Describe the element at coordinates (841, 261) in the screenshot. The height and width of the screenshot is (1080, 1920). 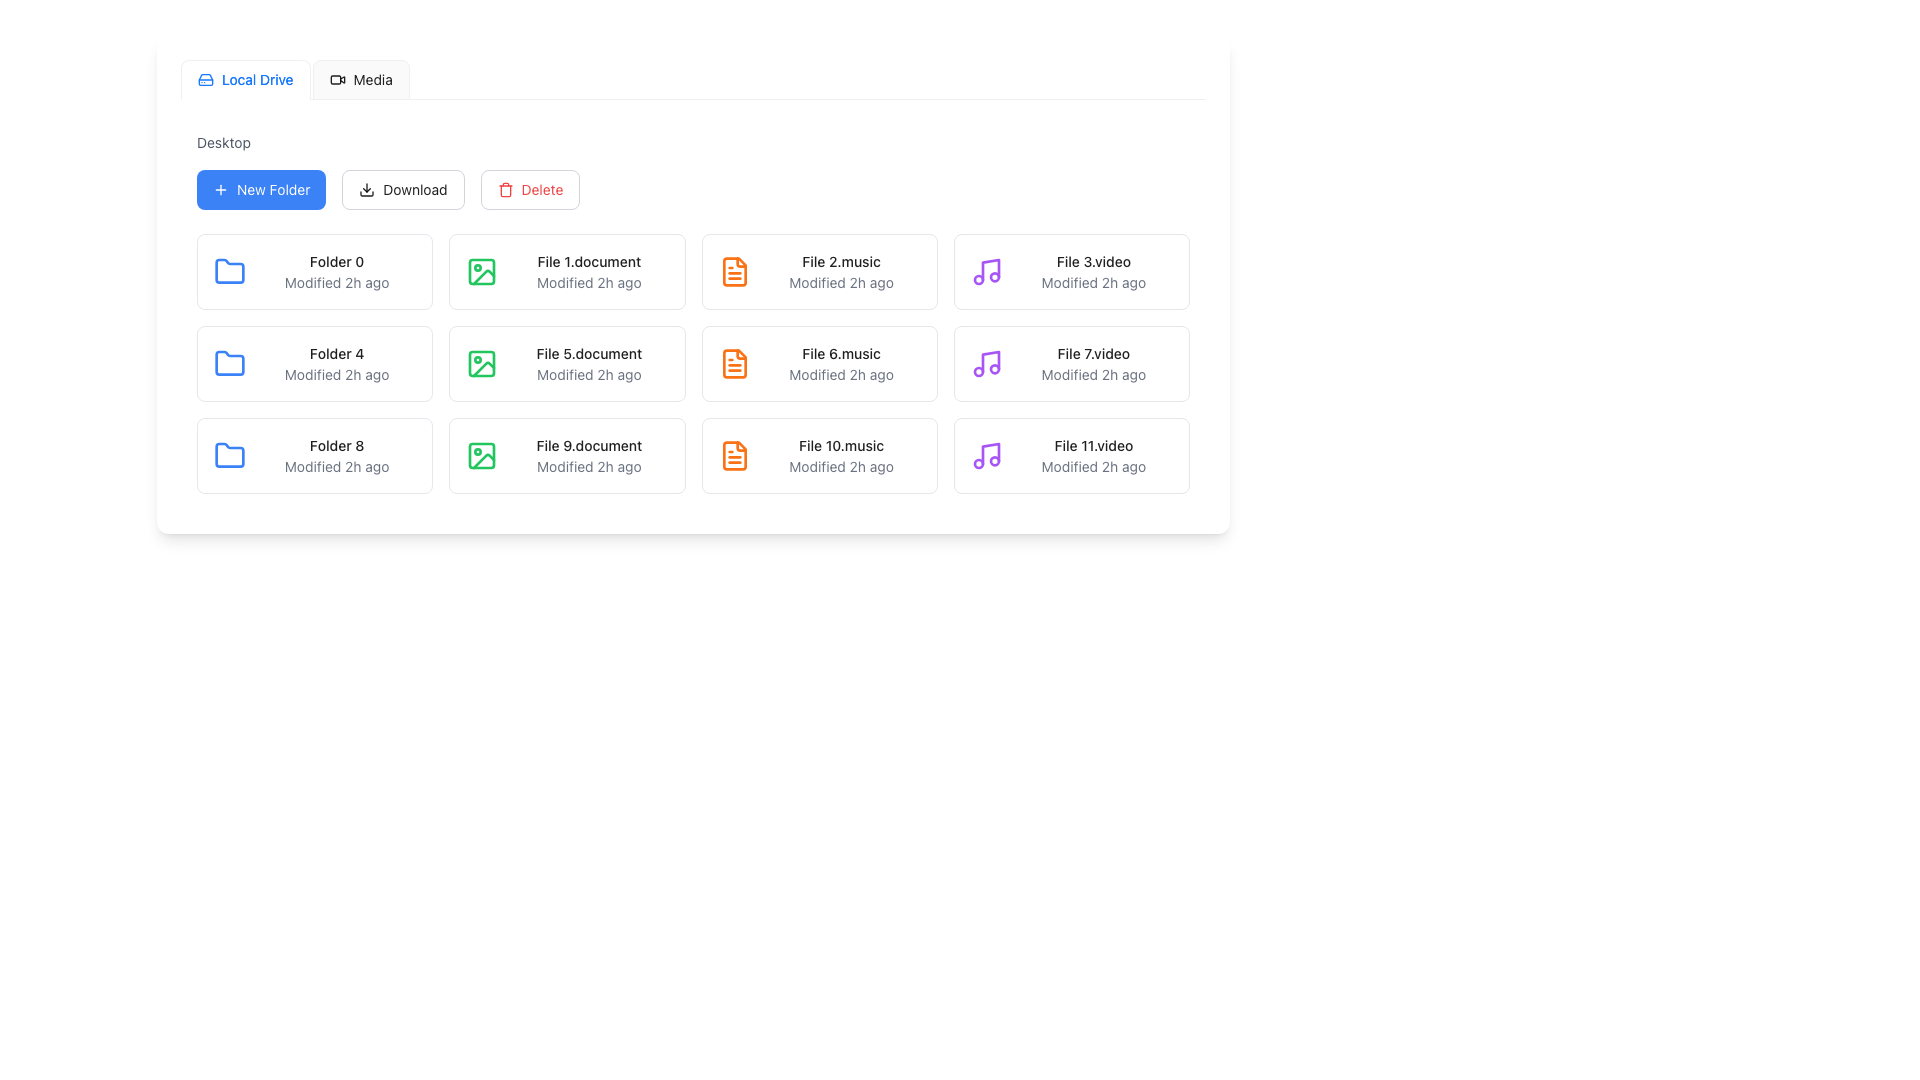
I see `the non-interactive text label displaying 'File 2.music', located in the second column of the first row within a 3x4 grid of file items` at that location.